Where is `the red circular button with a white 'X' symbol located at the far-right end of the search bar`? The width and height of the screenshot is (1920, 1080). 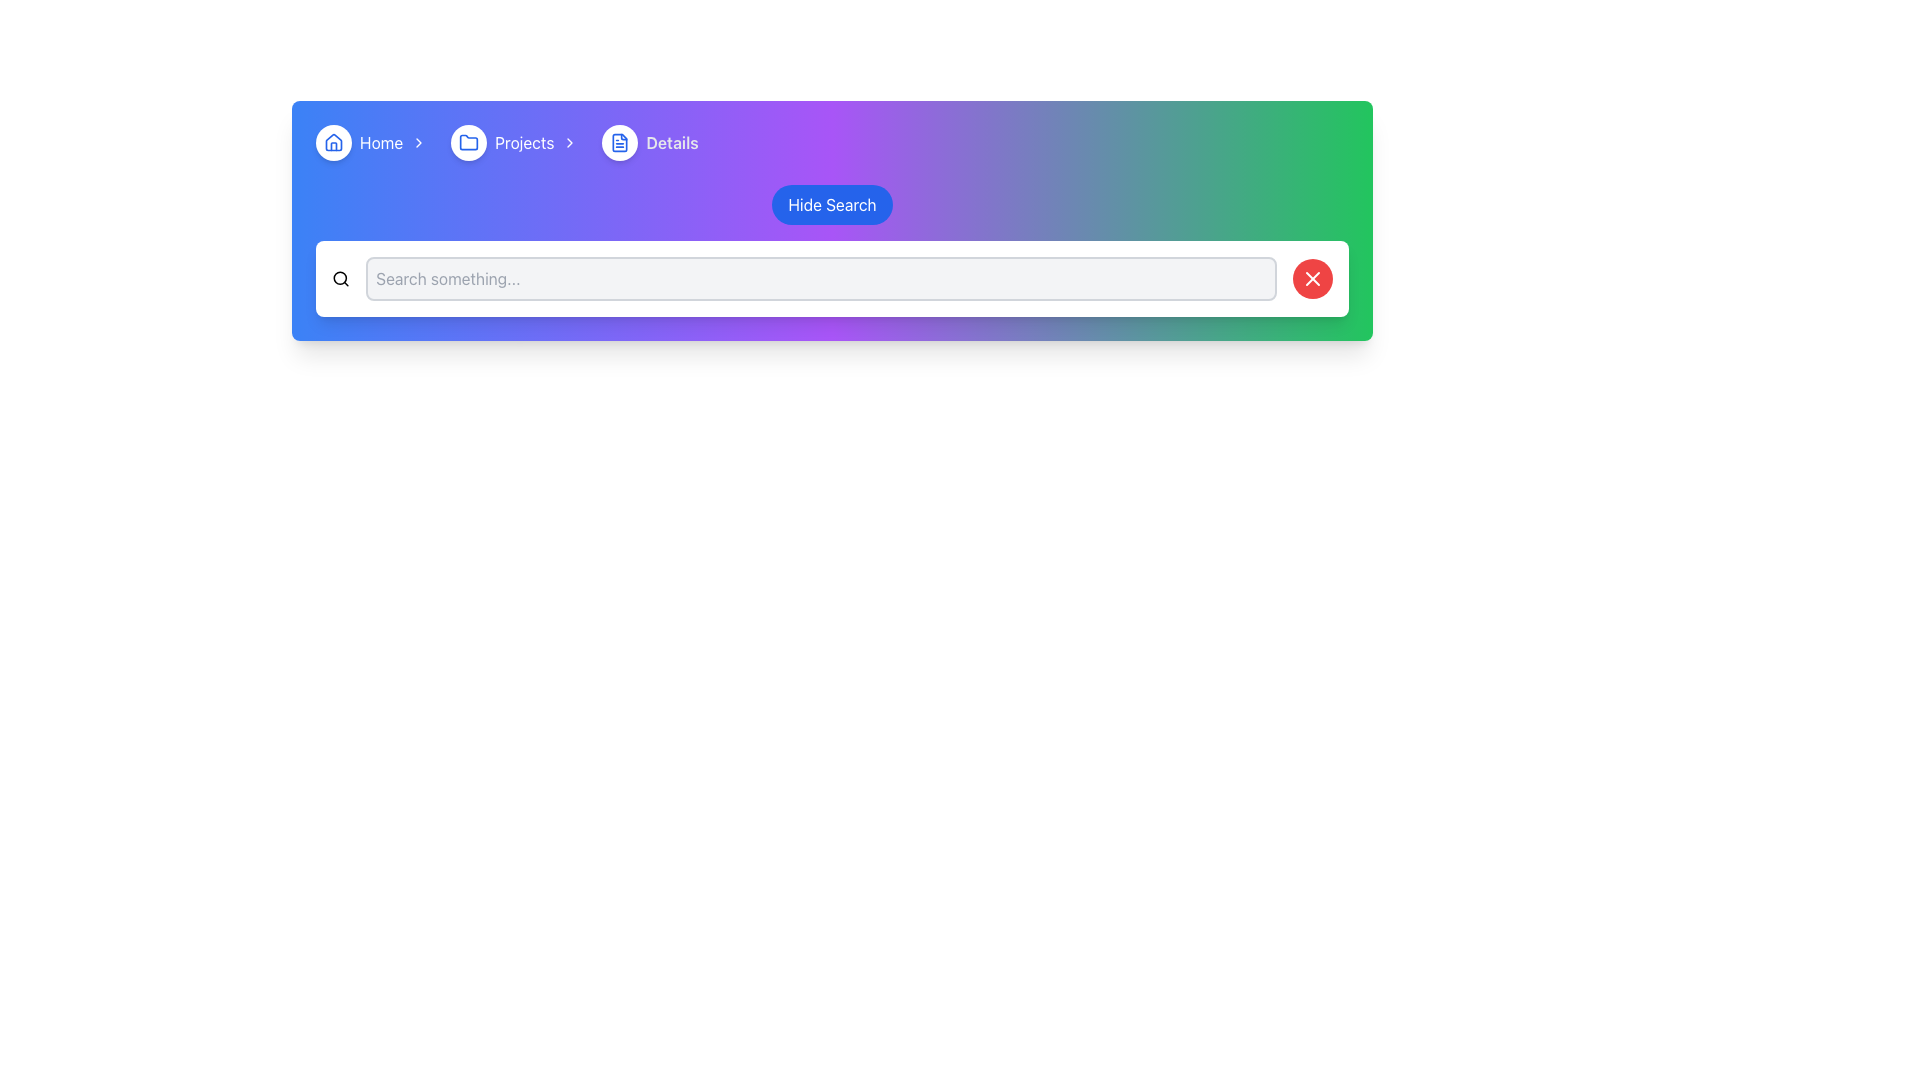
the red circular button with a white 'X' symbol located at the far-right end of the search bar is located at coordinates (1313, 278).